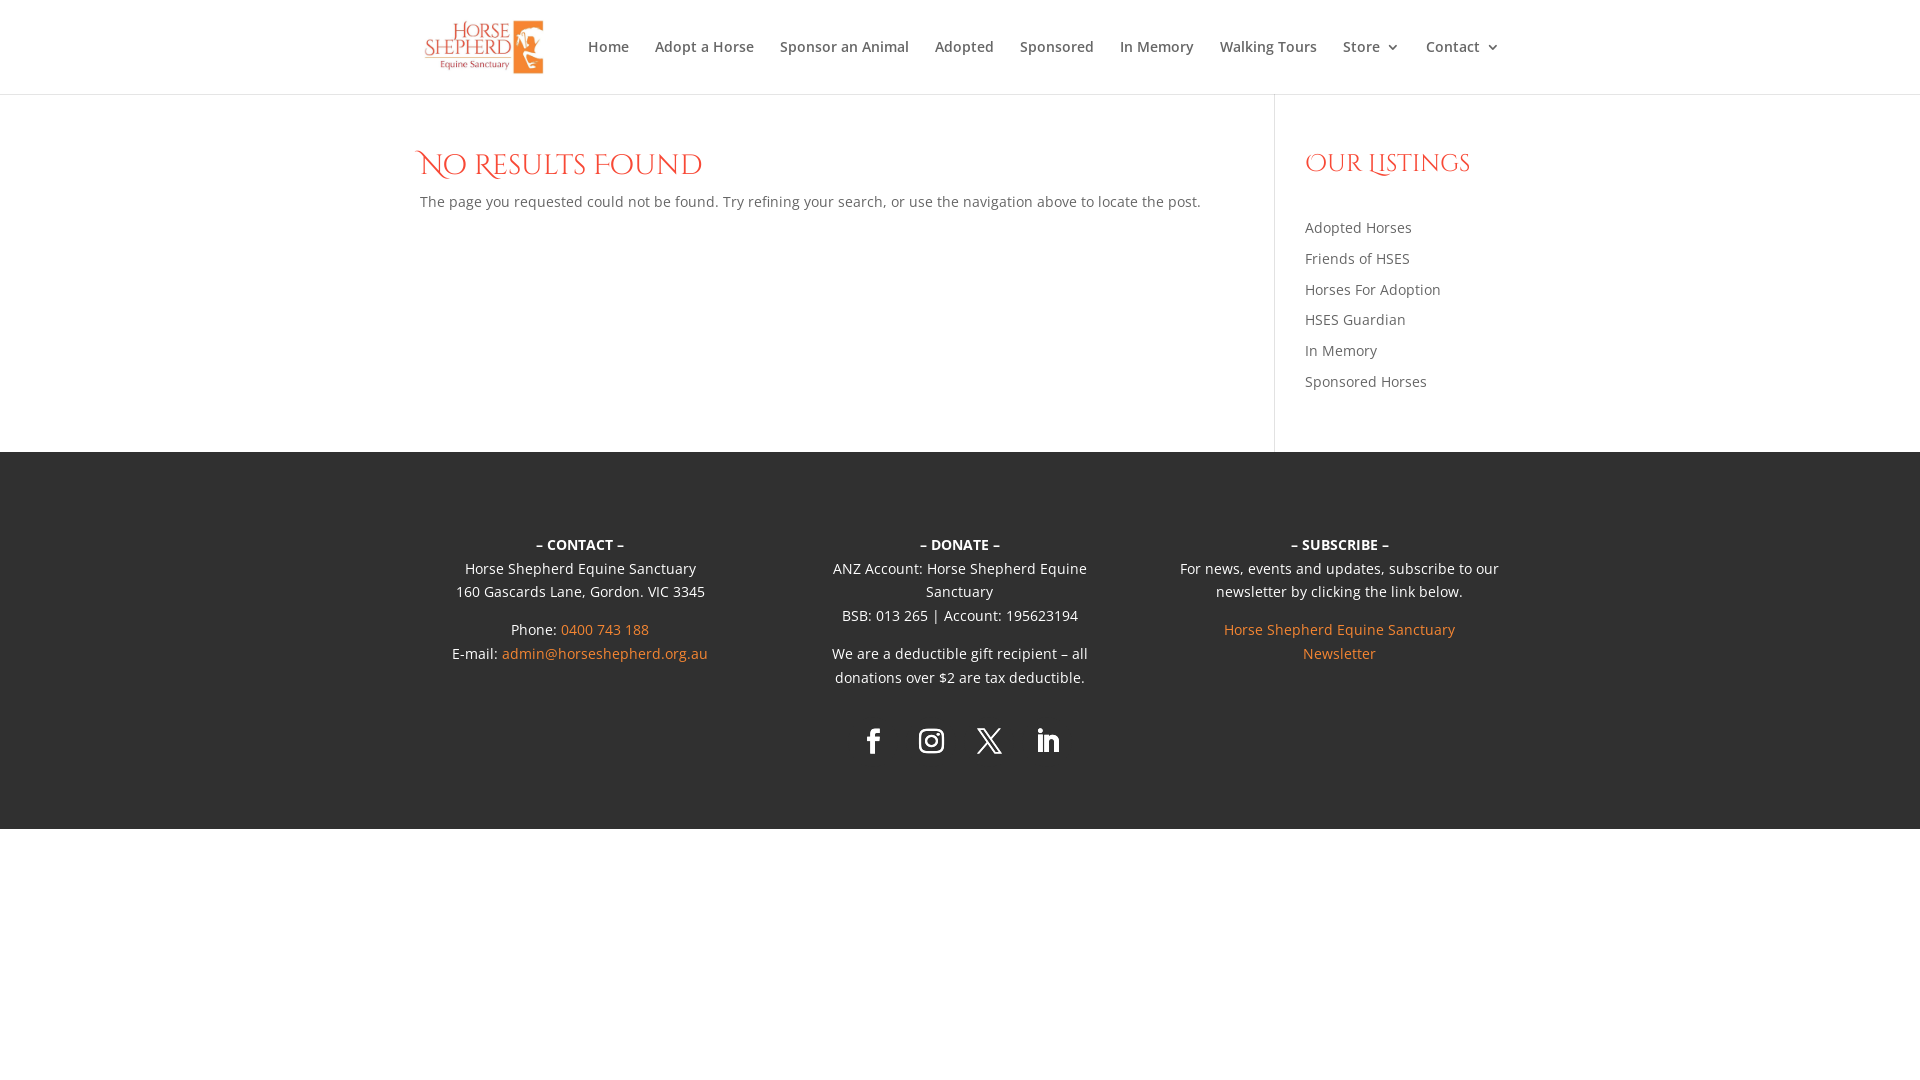 The height and width of the screenshot is (1080, 1920). Describe the element at coordinates (873, 741) in the screenshot. I see `'Follow on Facebook'` at that location.